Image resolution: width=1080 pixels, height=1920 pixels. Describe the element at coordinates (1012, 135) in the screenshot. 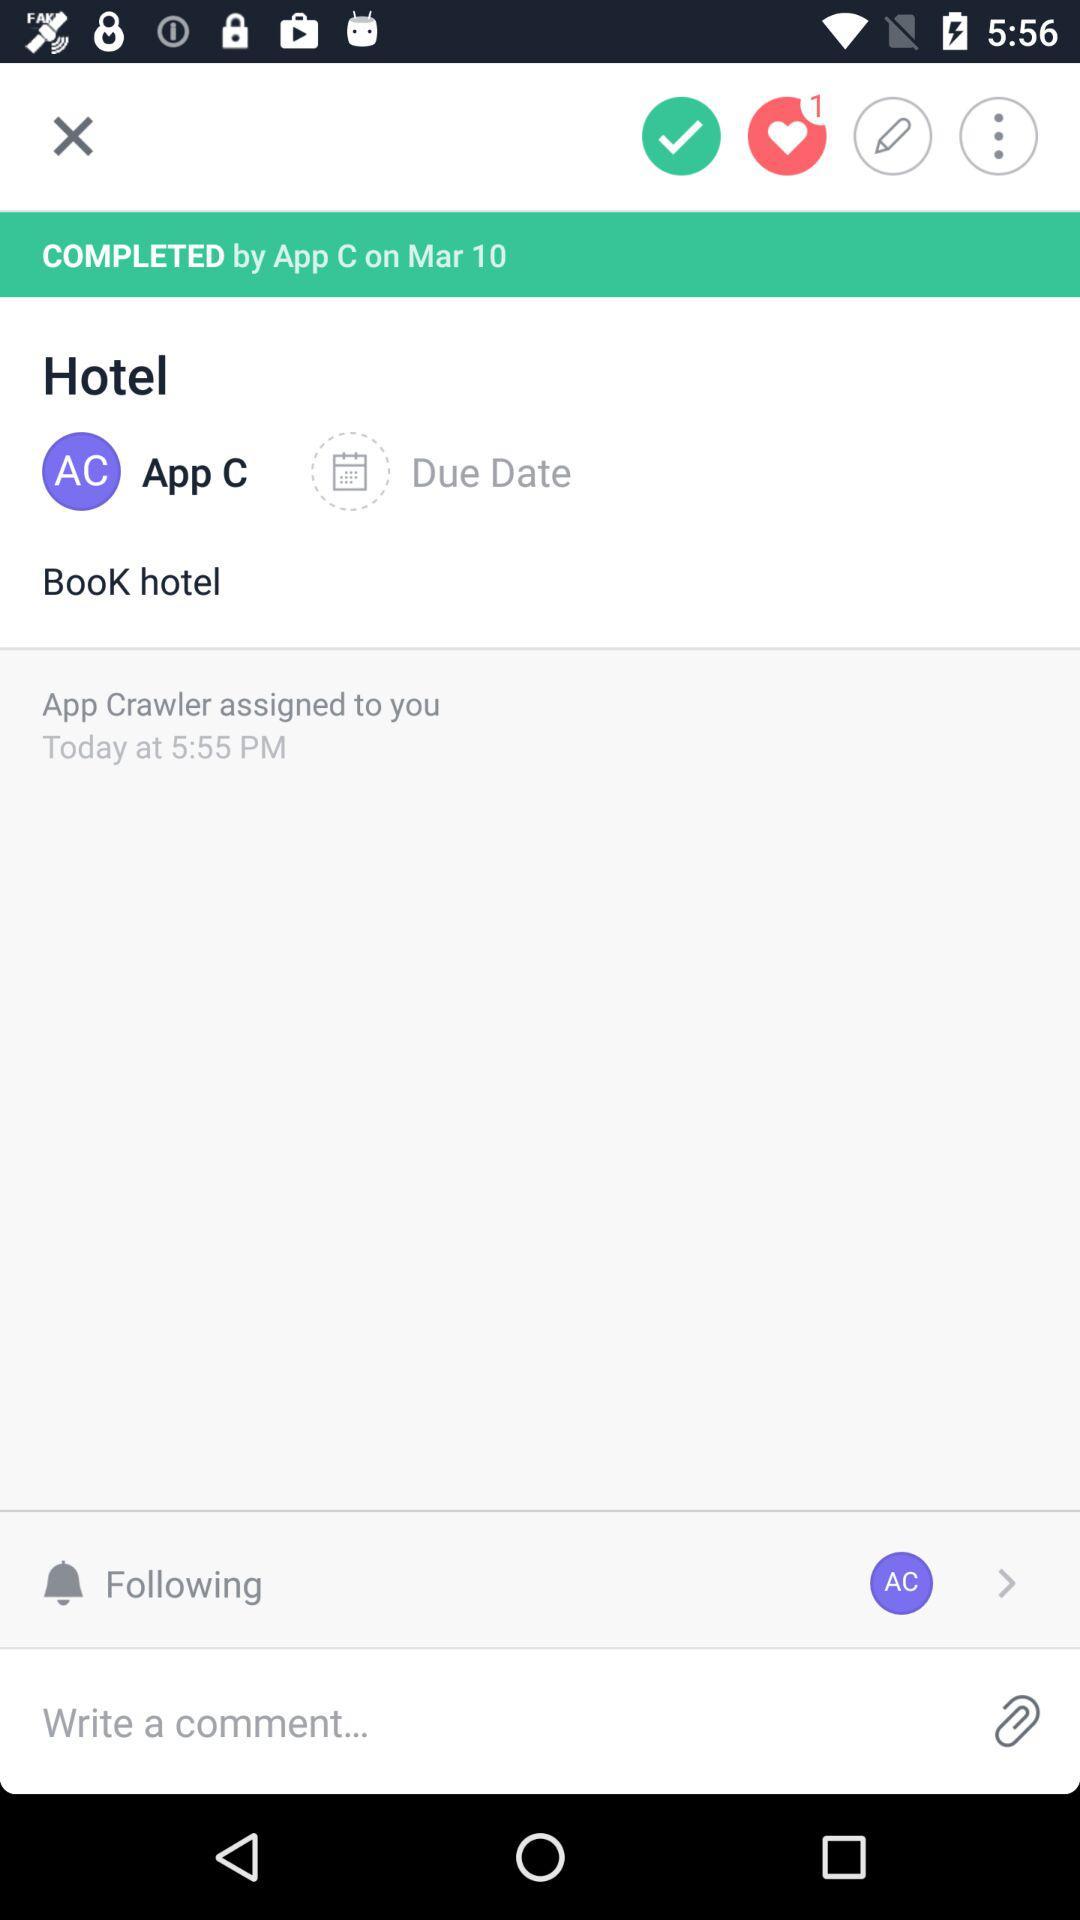

I see `open menu` at that location.